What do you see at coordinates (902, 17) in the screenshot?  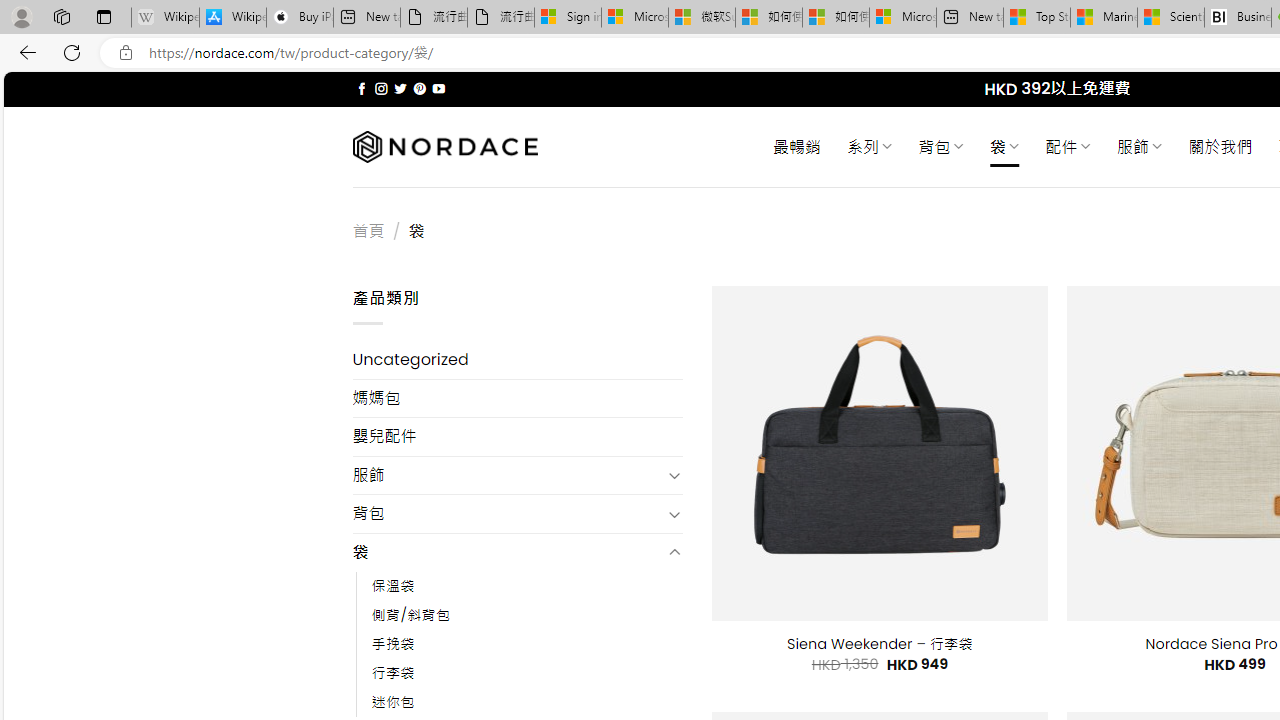 I see `'Microsoft account | Account Checkup'` at bounding box center [902, 17].